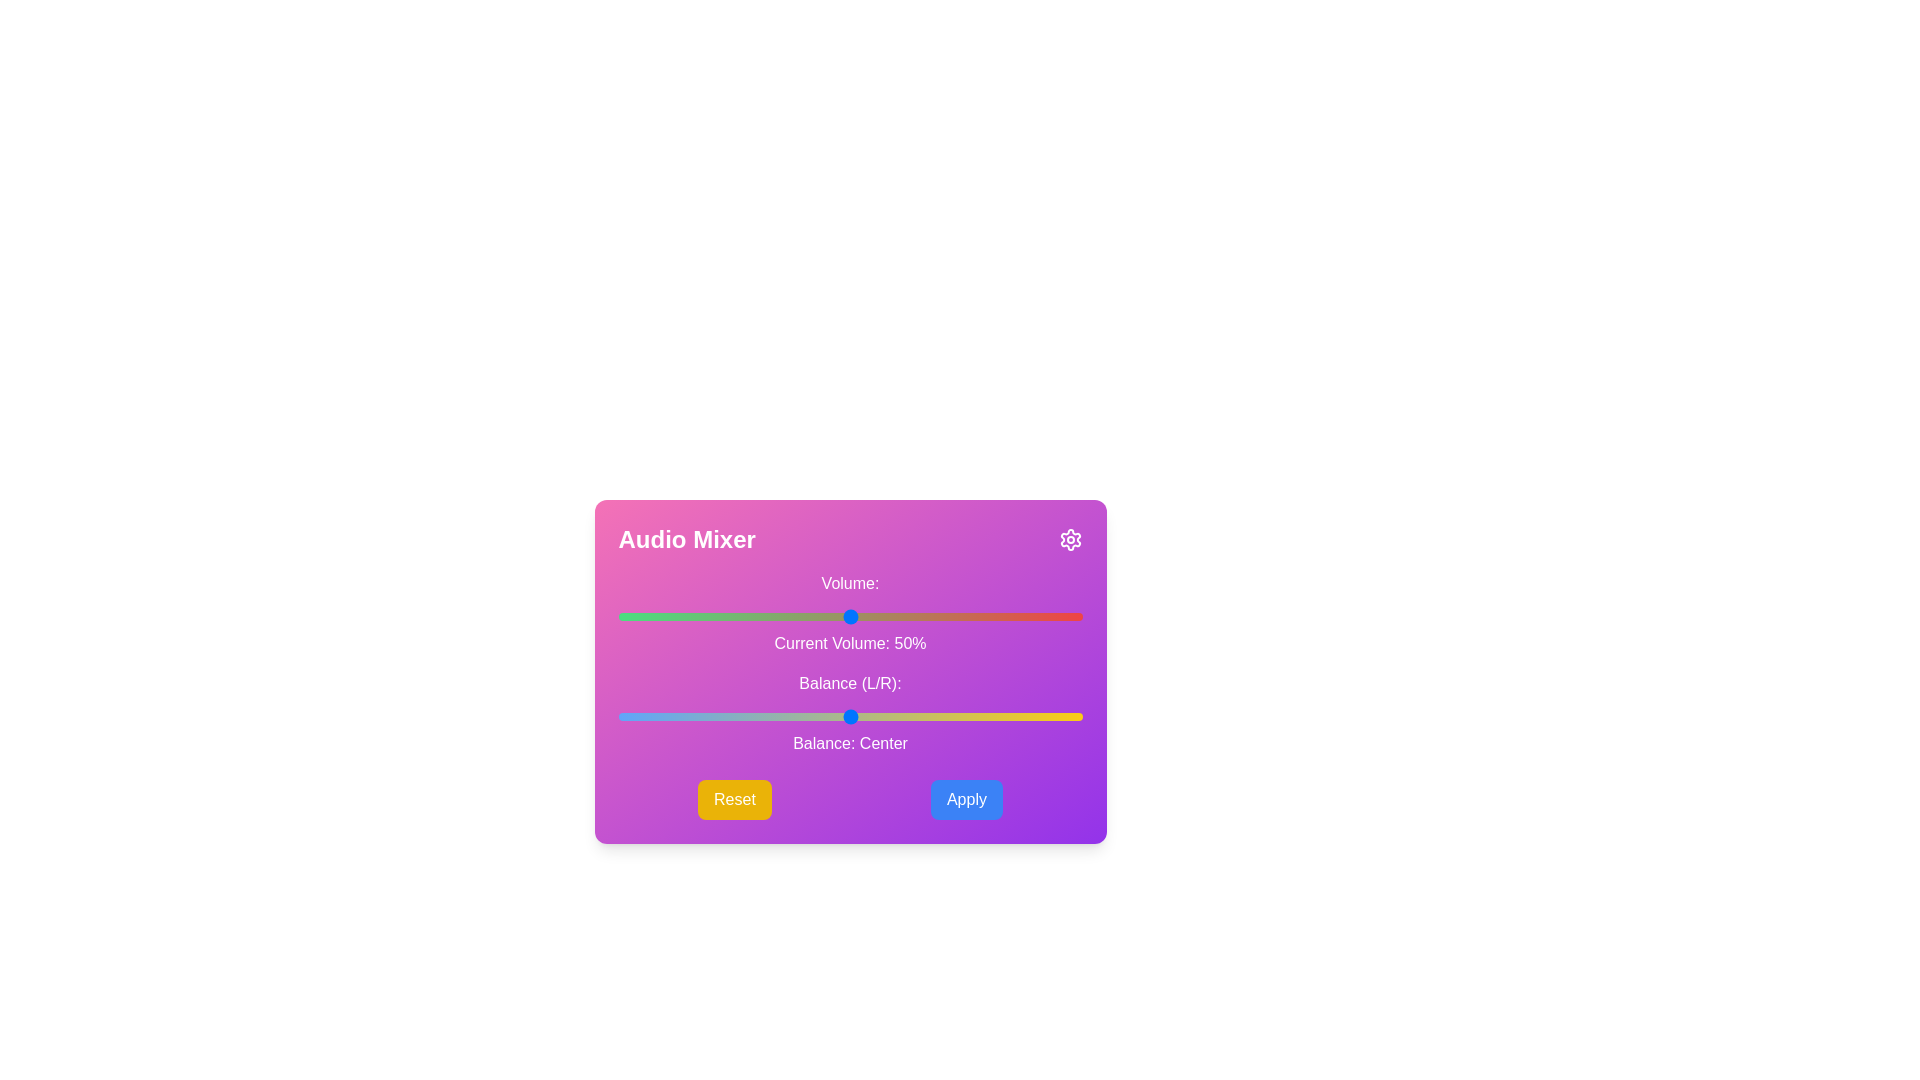 This screenshot has width=1920, height=1080. Describe the element at coordinates (1067, 716) in the screenshot. I see `the balance slider to set the balance to 47 where balance is a value between -50 and 50` at that location.